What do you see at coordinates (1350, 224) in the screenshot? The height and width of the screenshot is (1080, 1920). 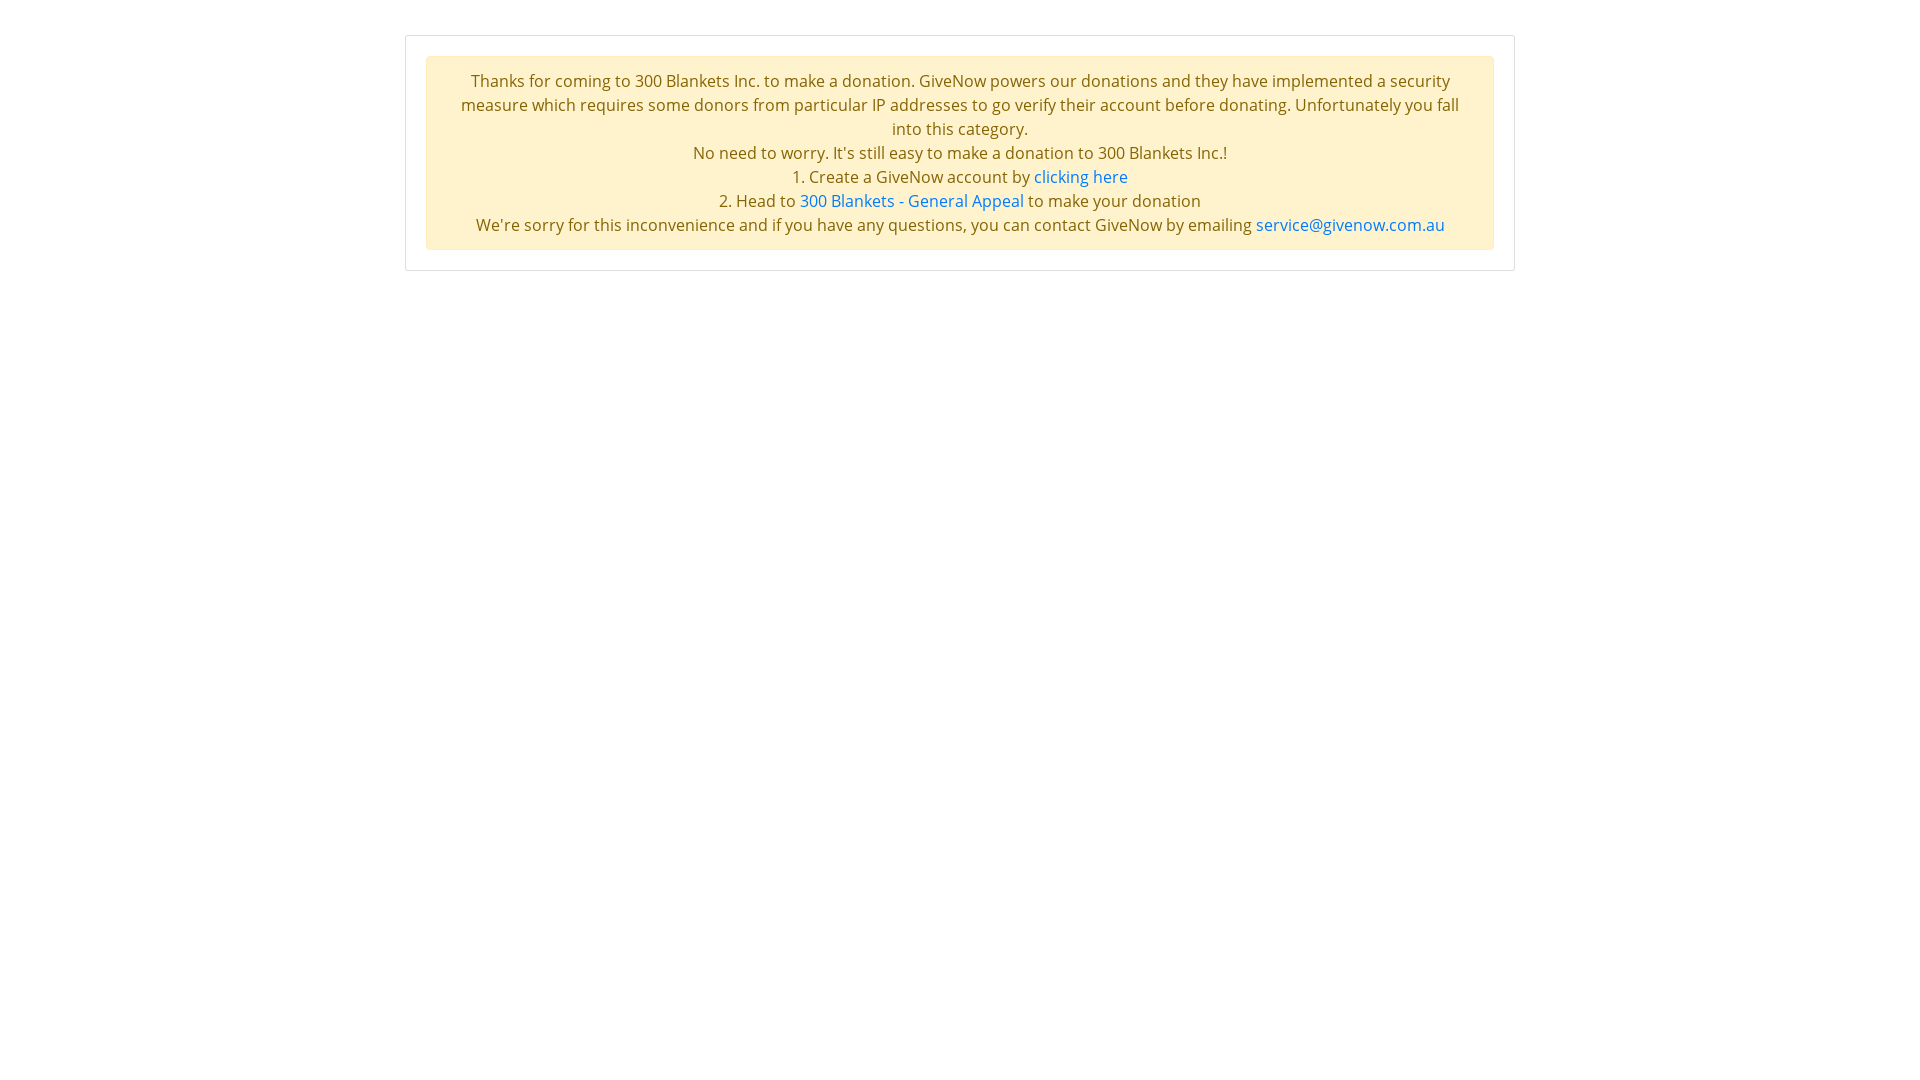 I see `'service@givenow.com.au'` at bounding box center [1350, 224].